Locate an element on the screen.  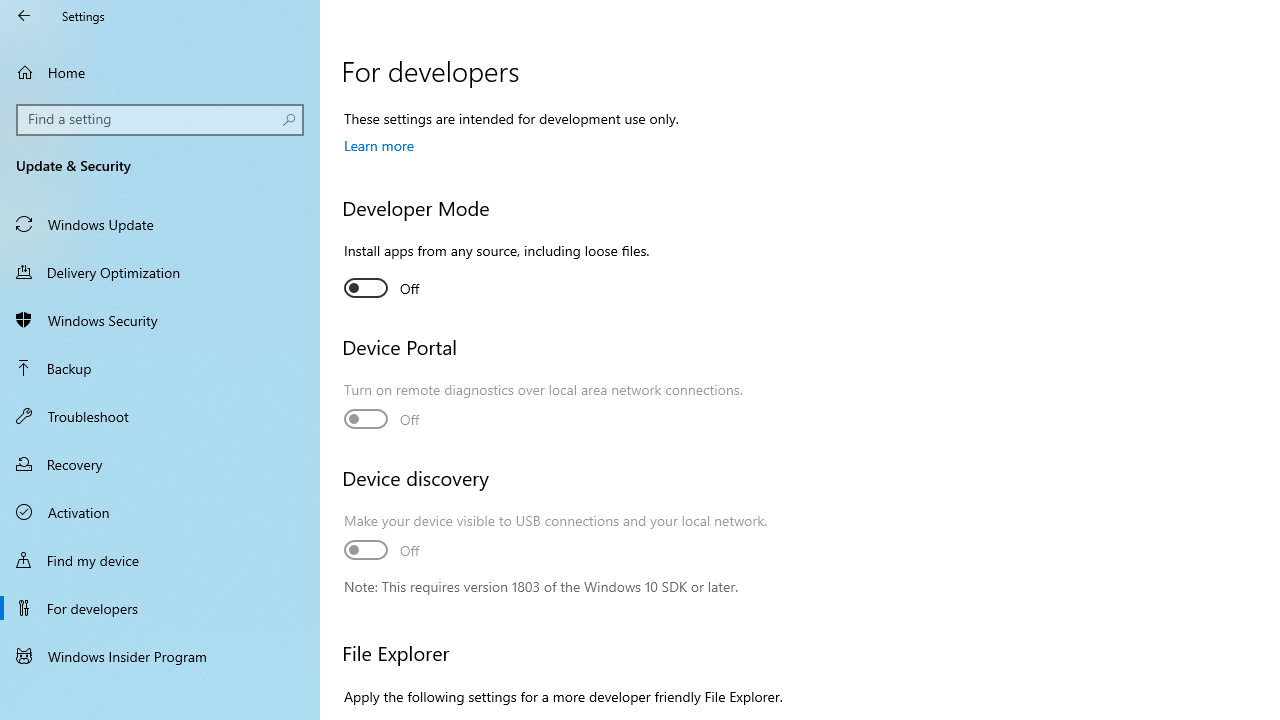
'Recovery' is located at coordinates (160, 464).